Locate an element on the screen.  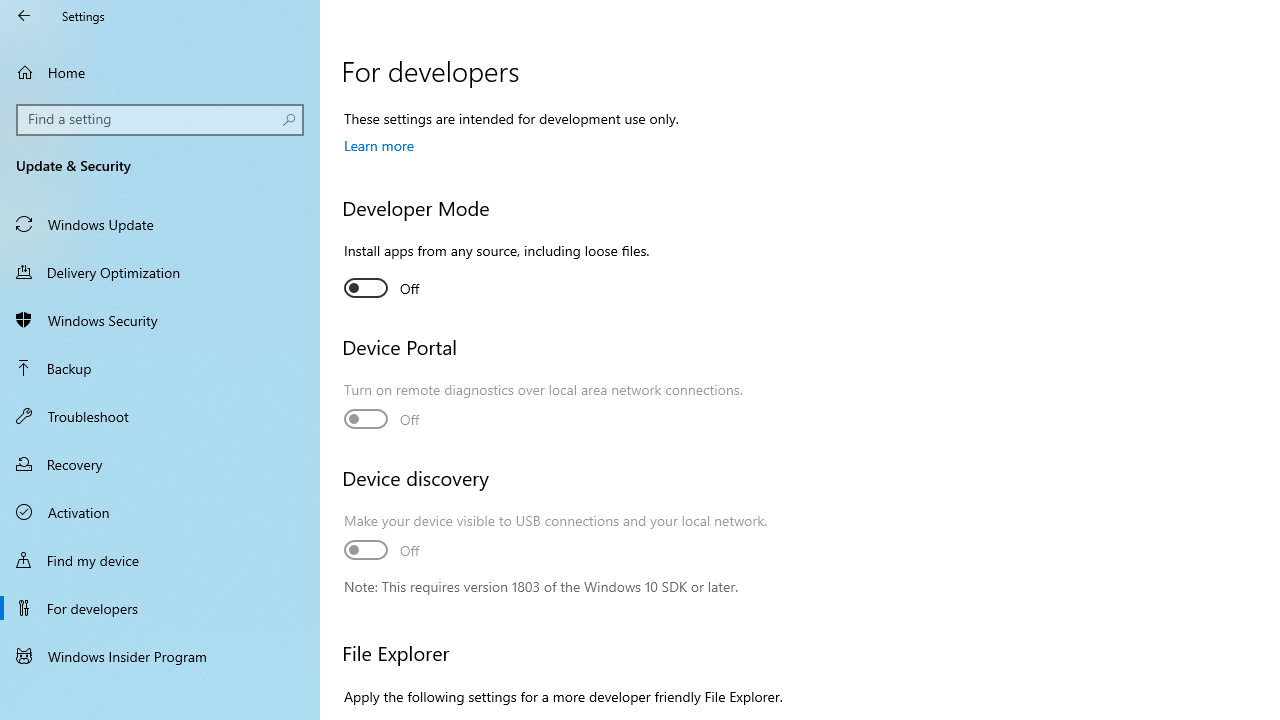
'Recovery' is located at coordinates (160, 464).